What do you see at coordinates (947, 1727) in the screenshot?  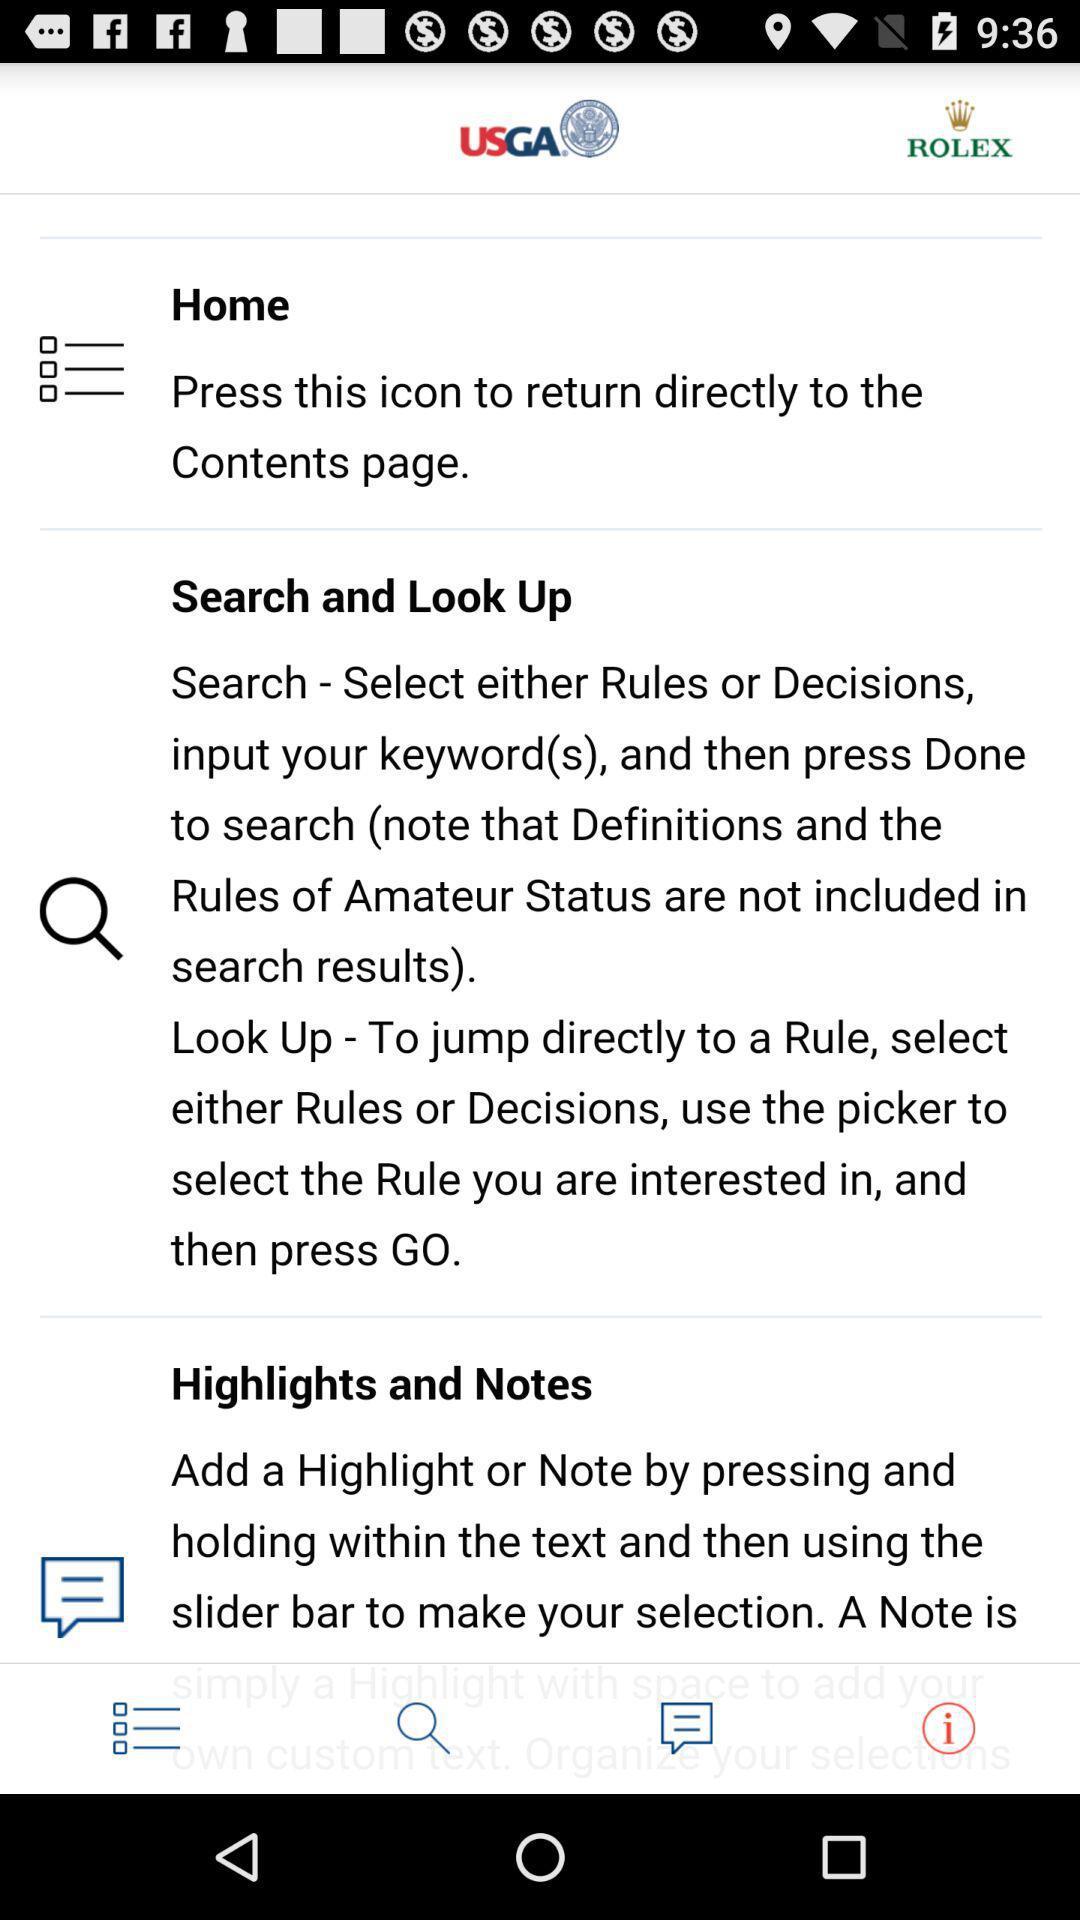 I see `instruction` at bounding box center [947, 1727].